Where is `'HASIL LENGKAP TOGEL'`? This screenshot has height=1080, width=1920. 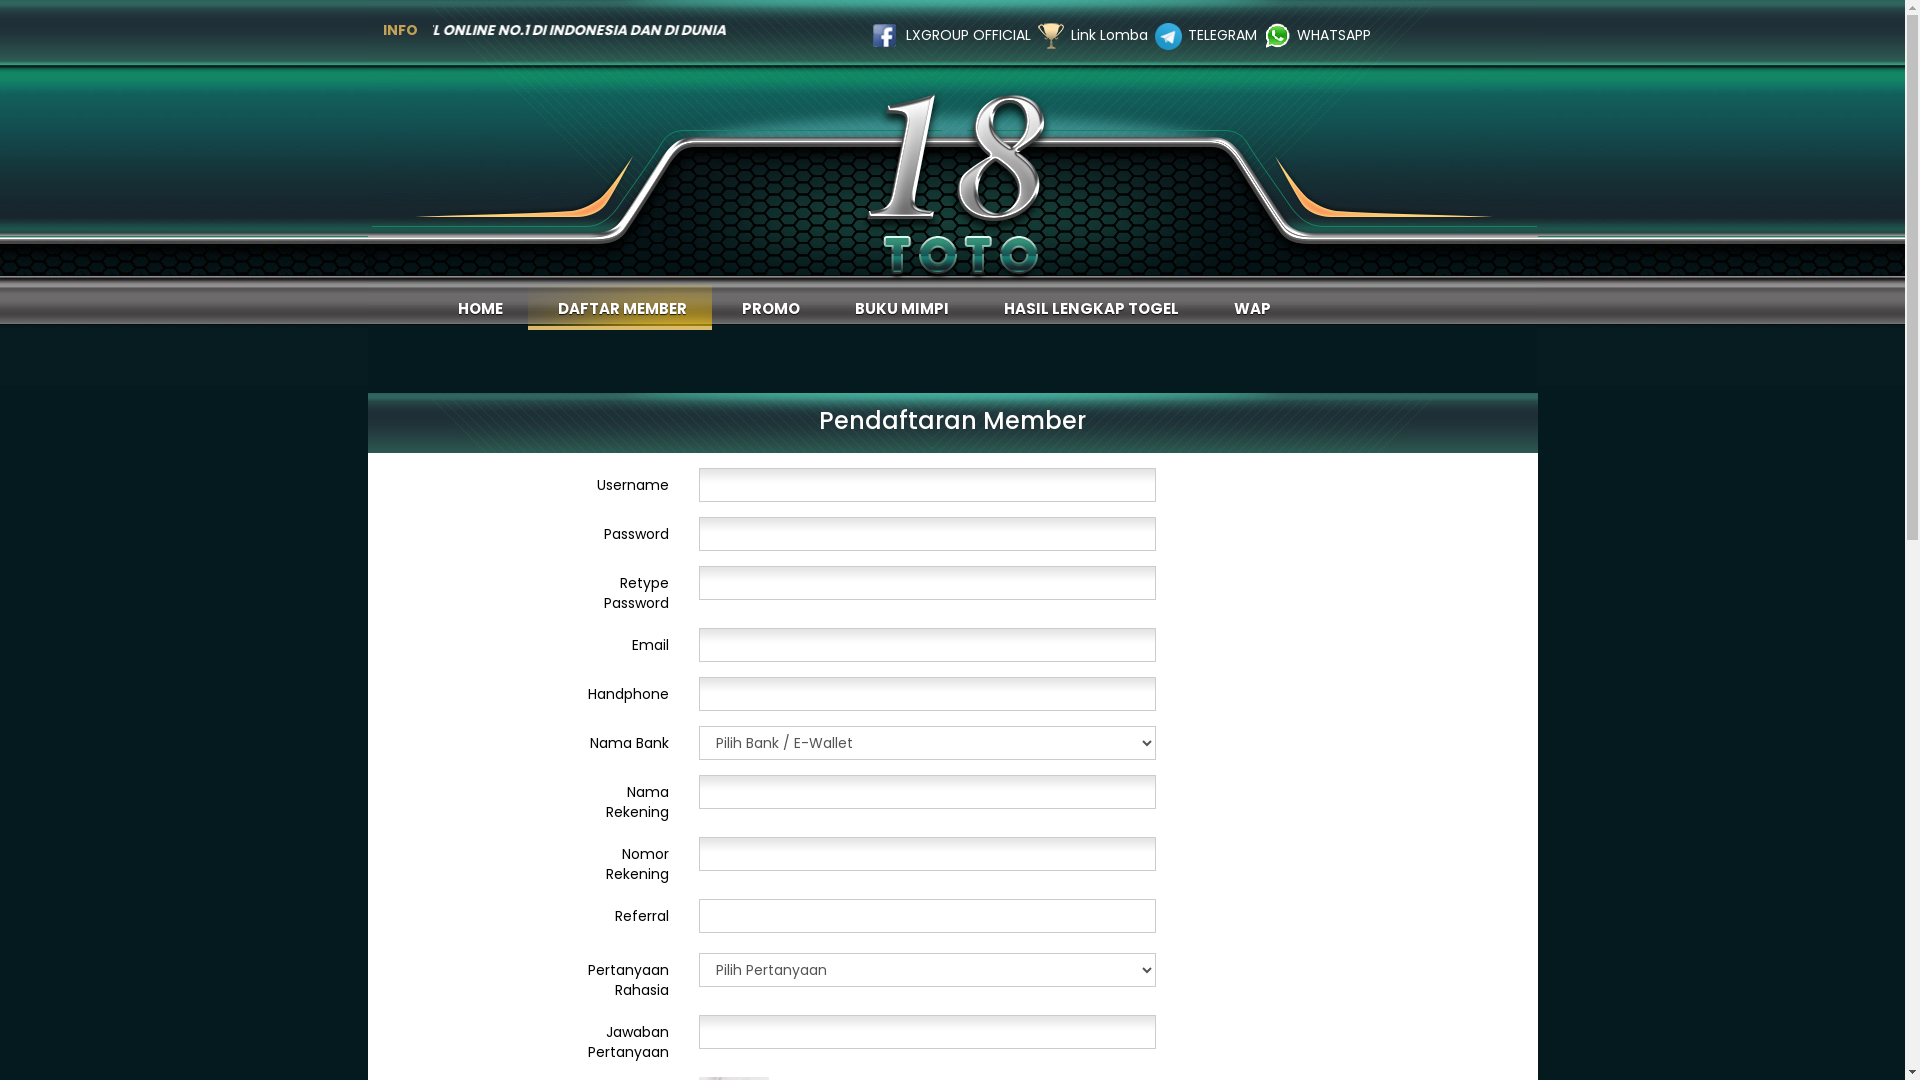
'HASIL LENGKAP TOGEL' is located at coordinates (1088, 307).